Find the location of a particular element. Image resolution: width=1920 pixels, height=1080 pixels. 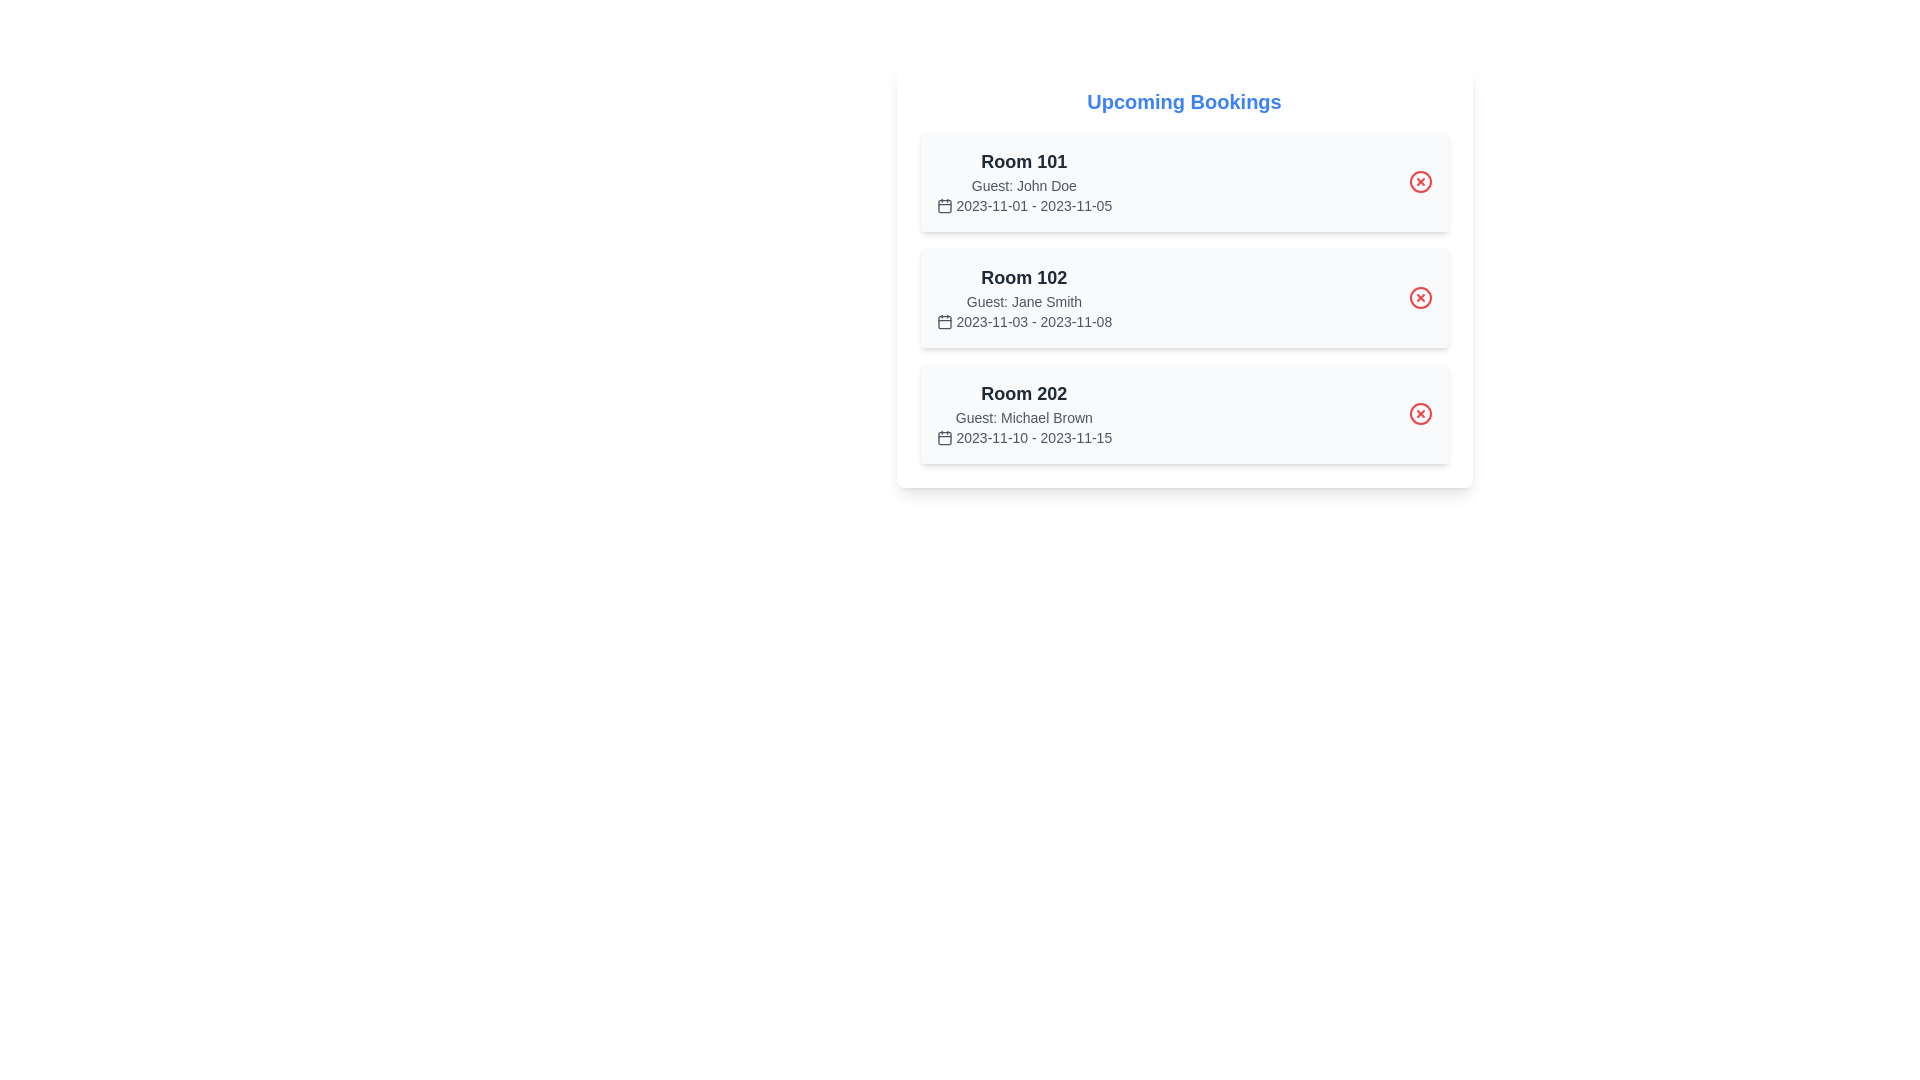

graphical component of the calendar icon, which is a rectangle or rounded rectangle positioned to the left of the booking details text, using the browser developer tools is located at coordinates (943, 206).